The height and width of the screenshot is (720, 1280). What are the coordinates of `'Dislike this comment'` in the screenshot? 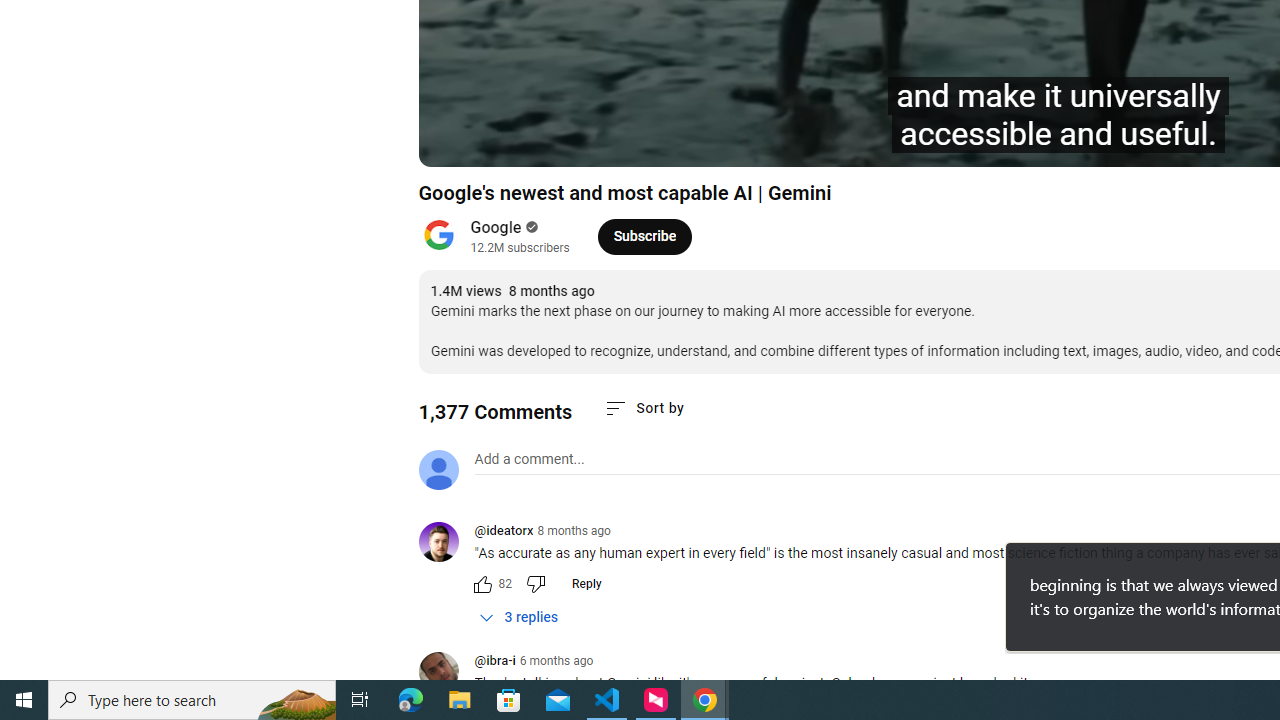 It's located at (535, 583).